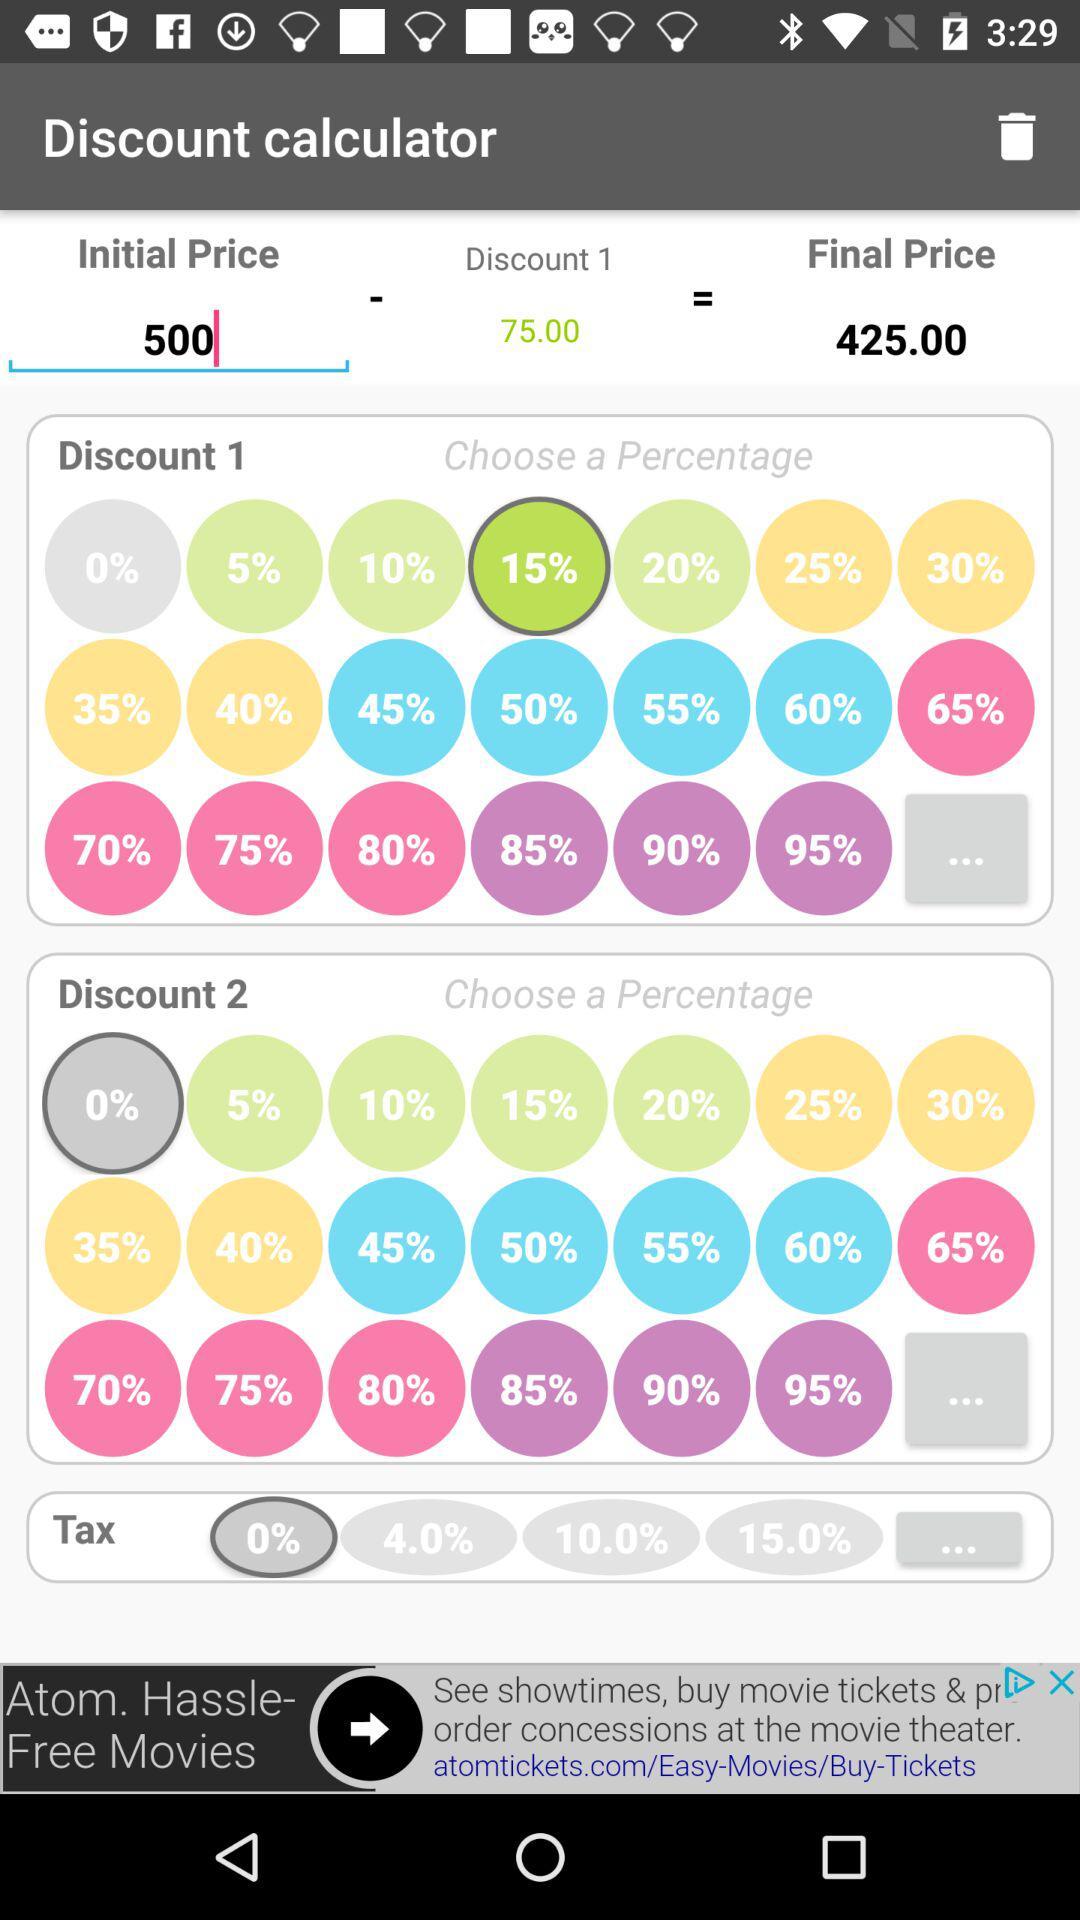  I want to click on share the article, so click(540, 1727).